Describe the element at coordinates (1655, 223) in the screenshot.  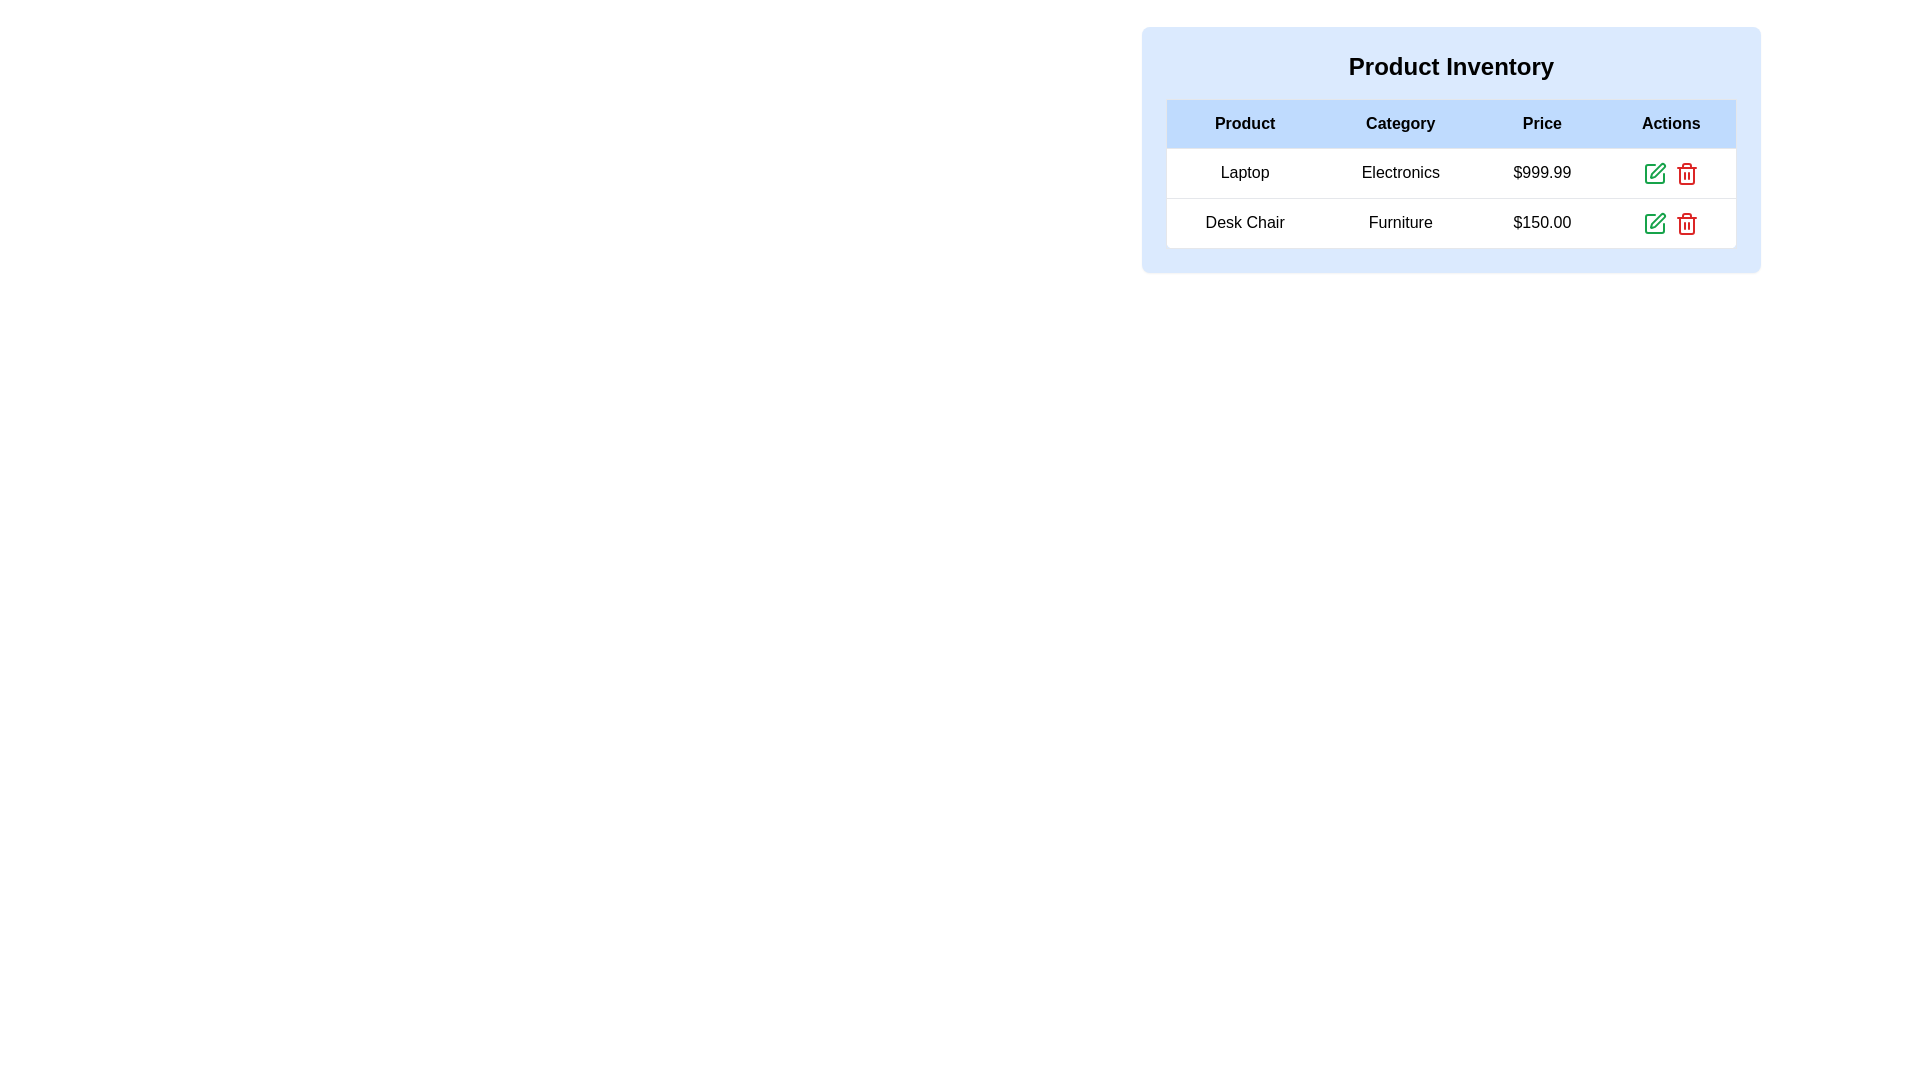
I see `the edit button associated with the 'Desk Chair' product entry in the second row of the table` at that location.